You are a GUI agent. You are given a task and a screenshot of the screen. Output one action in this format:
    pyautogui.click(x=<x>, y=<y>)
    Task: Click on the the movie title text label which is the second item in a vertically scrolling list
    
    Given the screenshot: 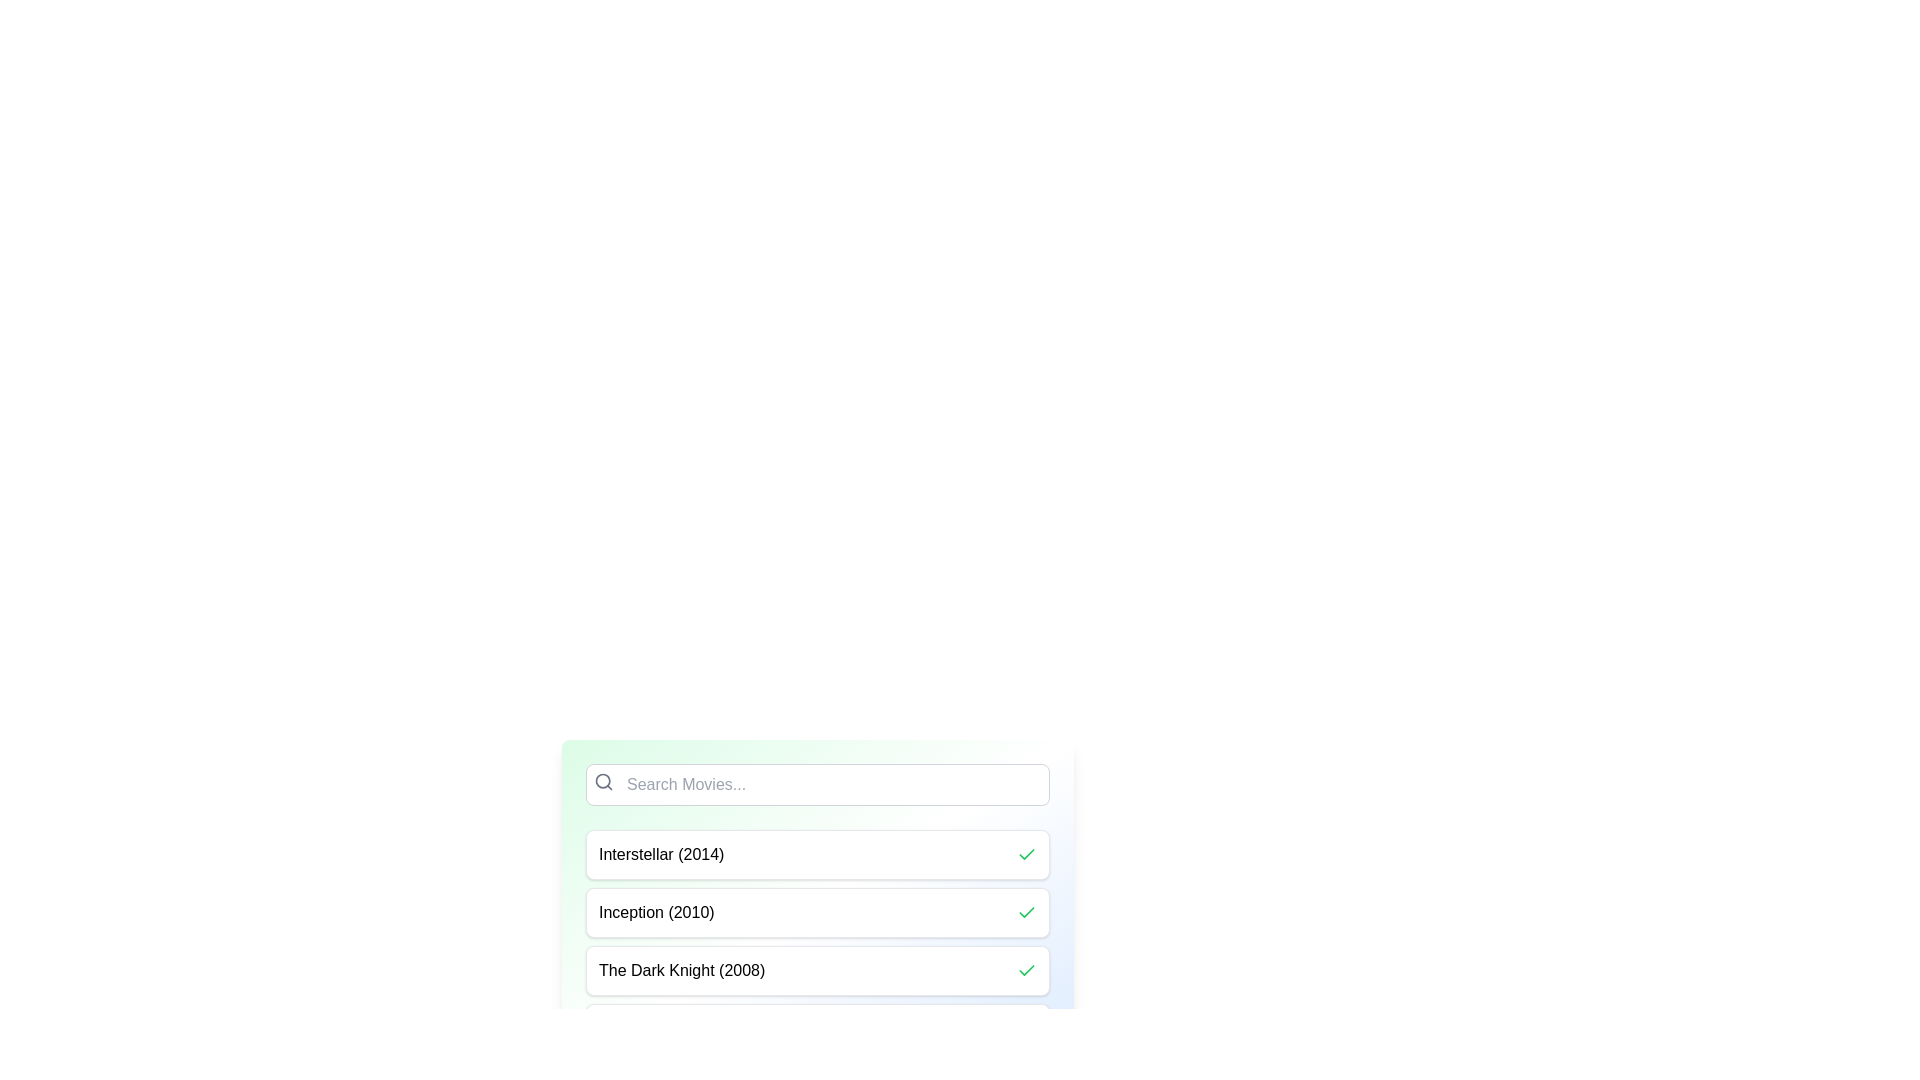 What is the action you would take?
    pyautogui.click(x=656, y=913)
    